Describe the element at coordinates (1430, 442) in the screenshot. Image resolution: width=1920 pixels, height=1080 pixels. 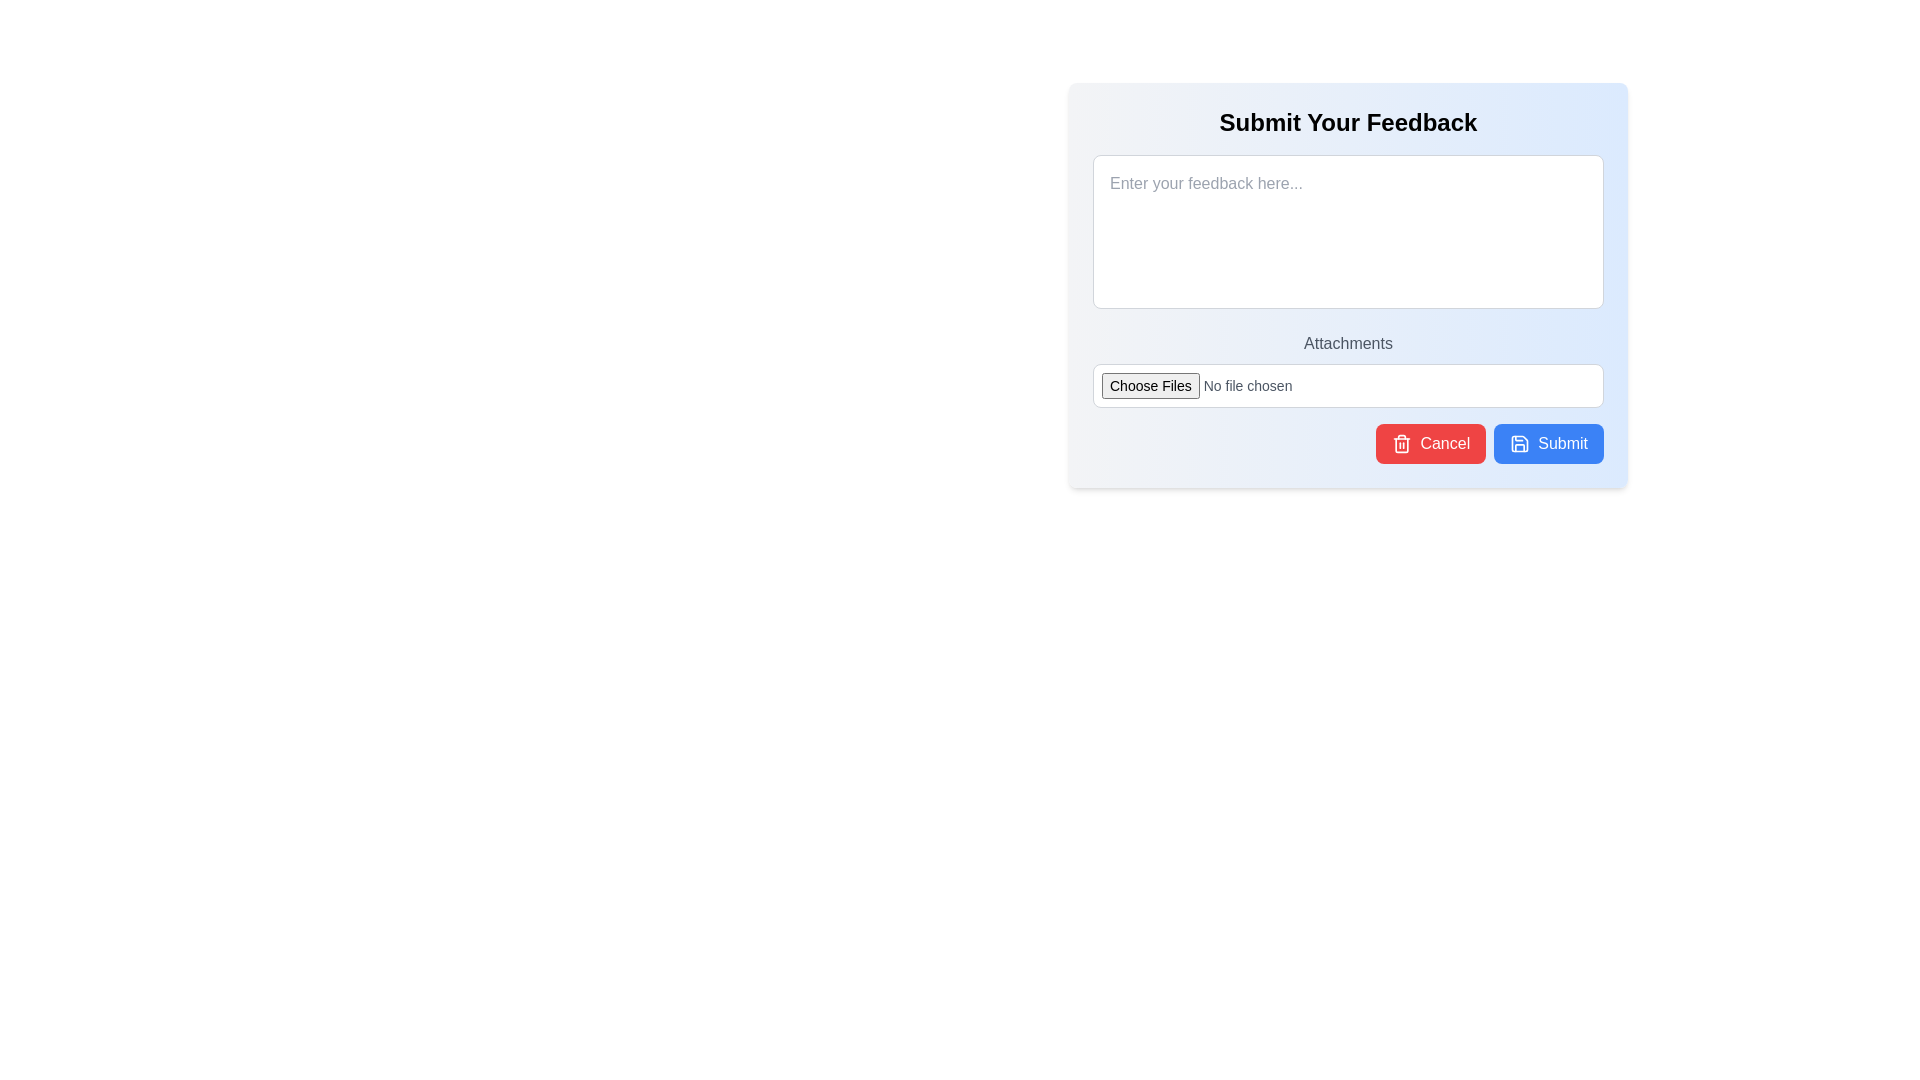
I see `the red 'Cancel' button with white text and a trash can icon to observe any hover-related effects` at that location.